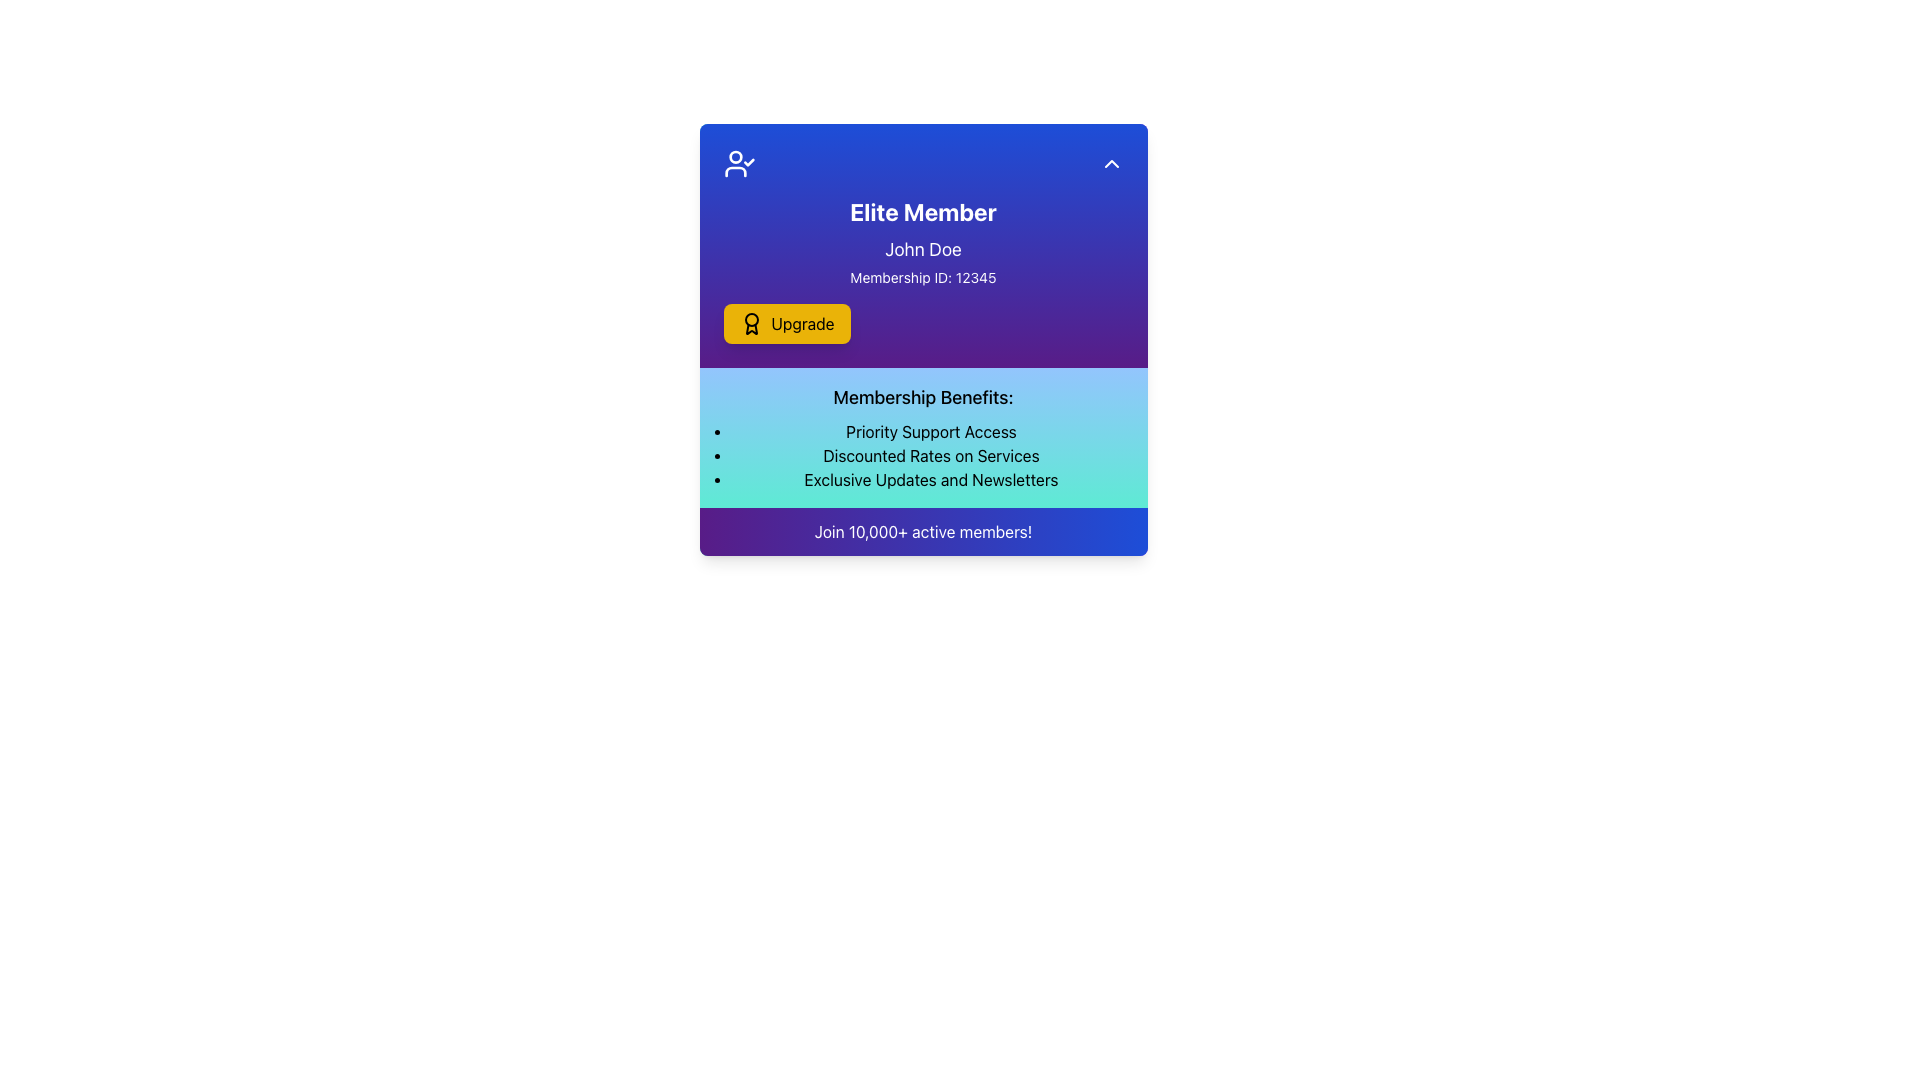  Describe the element at coordinates (750, 319) in the screenshot. I see `the SVG Circle element located in the header section of the membership card, which is part of the award symbol icon above the 'Elite Member' text` at that location.